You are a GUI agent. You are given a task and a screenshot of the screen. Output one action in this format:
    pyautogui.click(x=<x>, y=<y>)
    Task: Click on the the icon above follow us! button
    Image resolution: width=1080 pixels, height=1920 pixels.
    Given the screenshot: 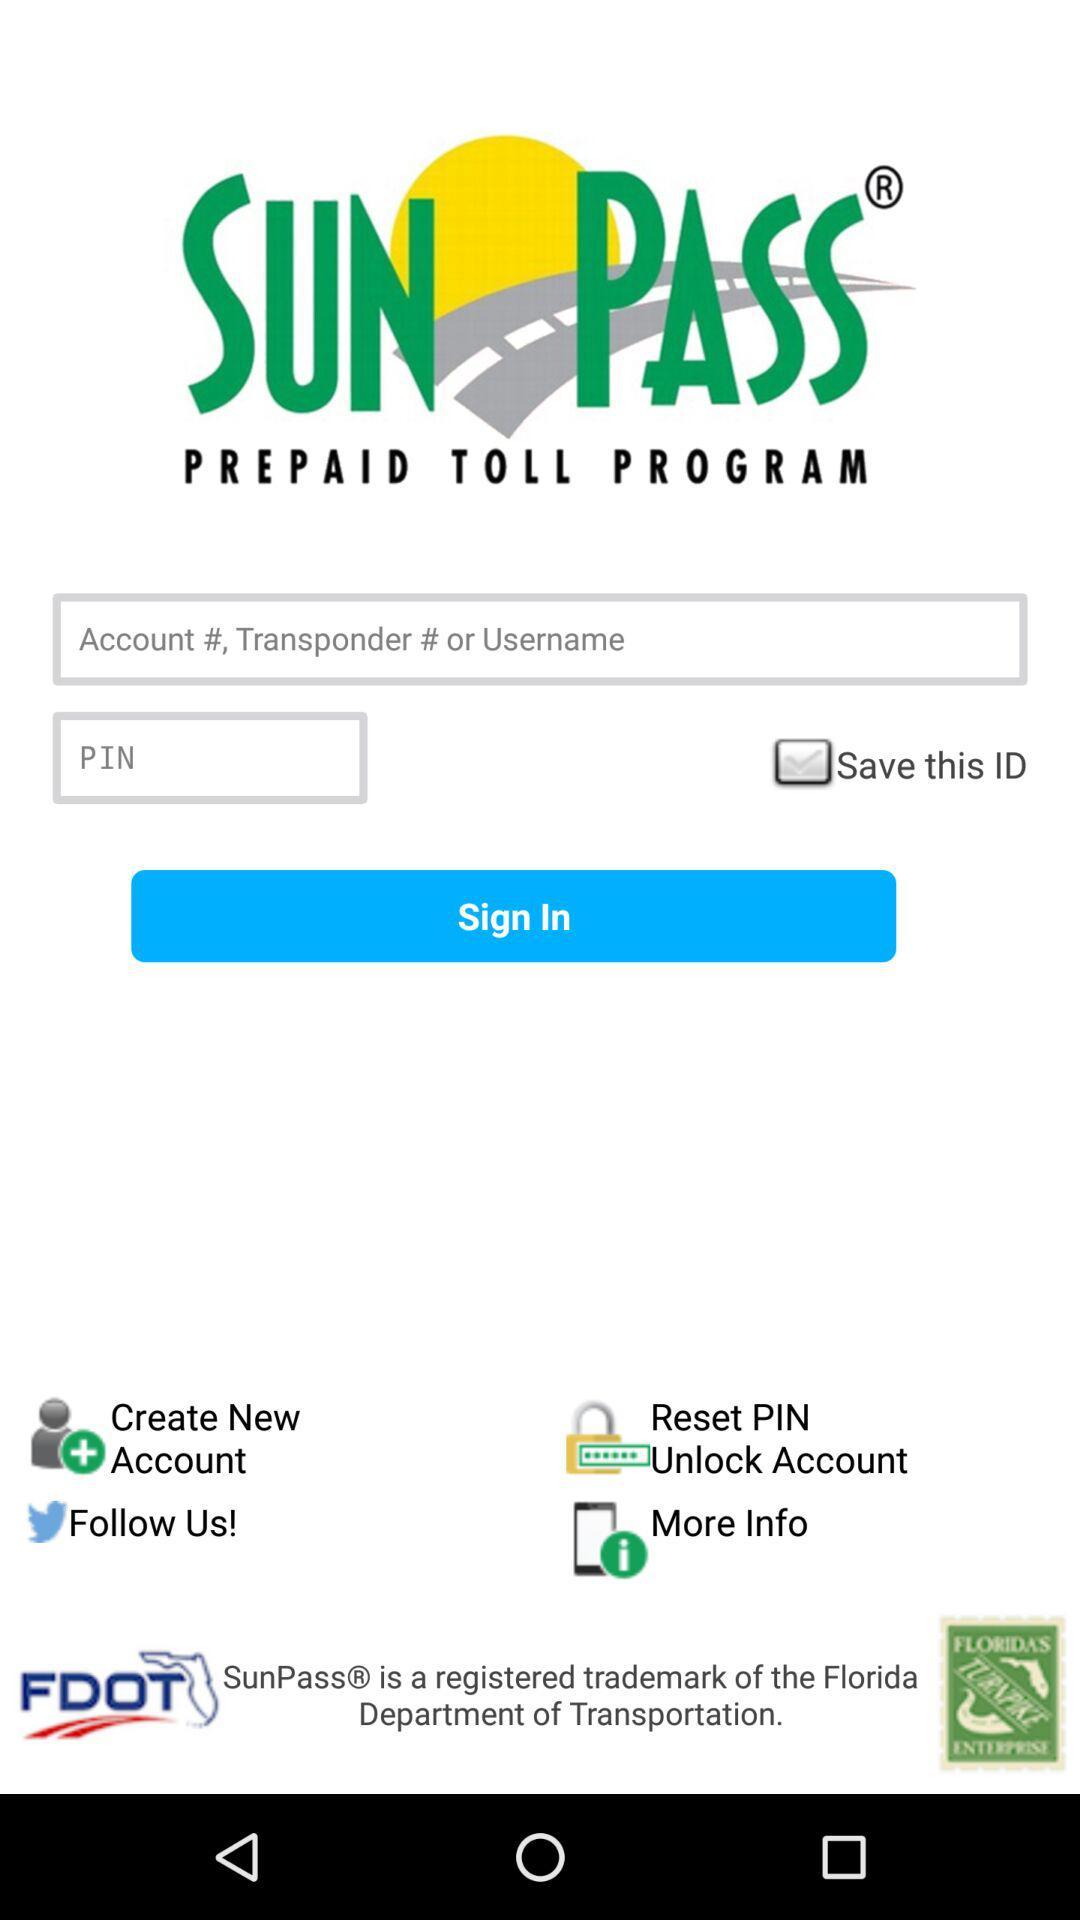 What is the action you would take?
    pyautogui.click(x=810, y=1436)
    